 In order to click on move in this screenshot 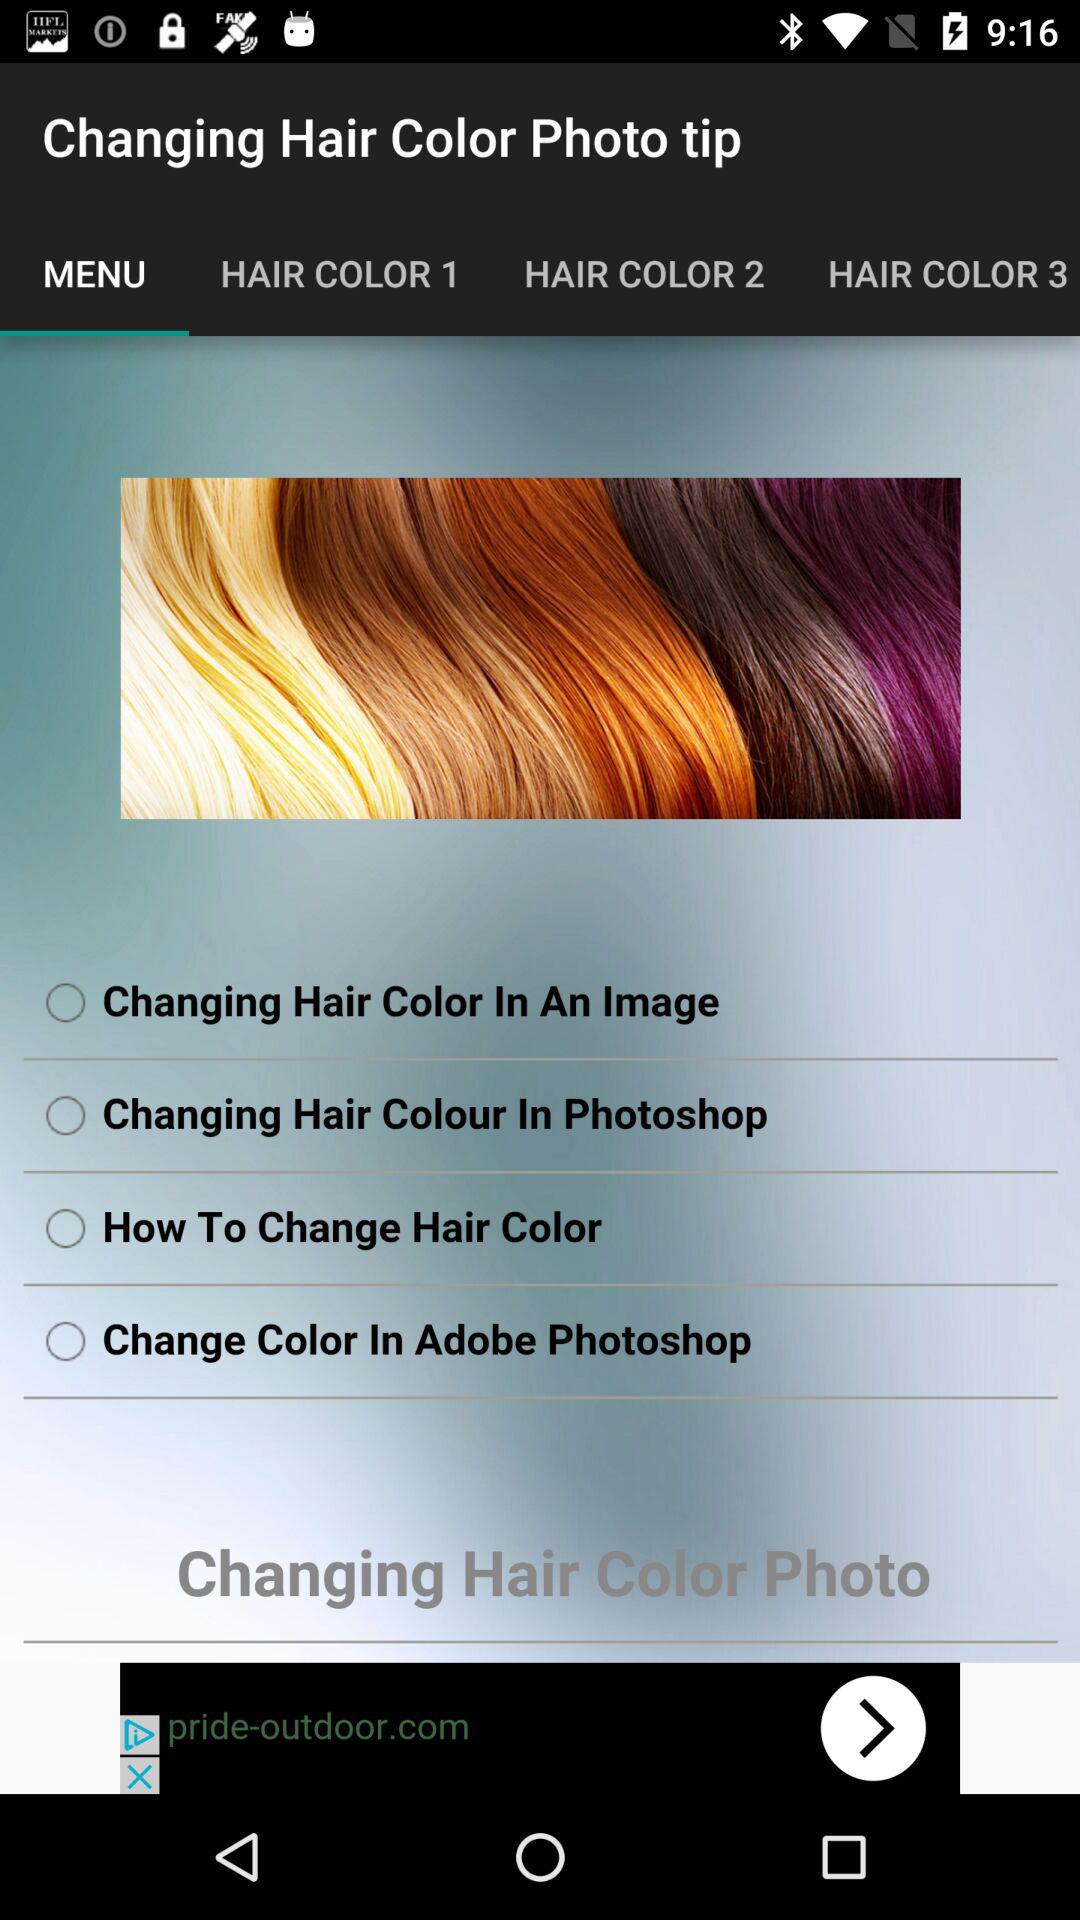, I will do `click(540, 1727)`.